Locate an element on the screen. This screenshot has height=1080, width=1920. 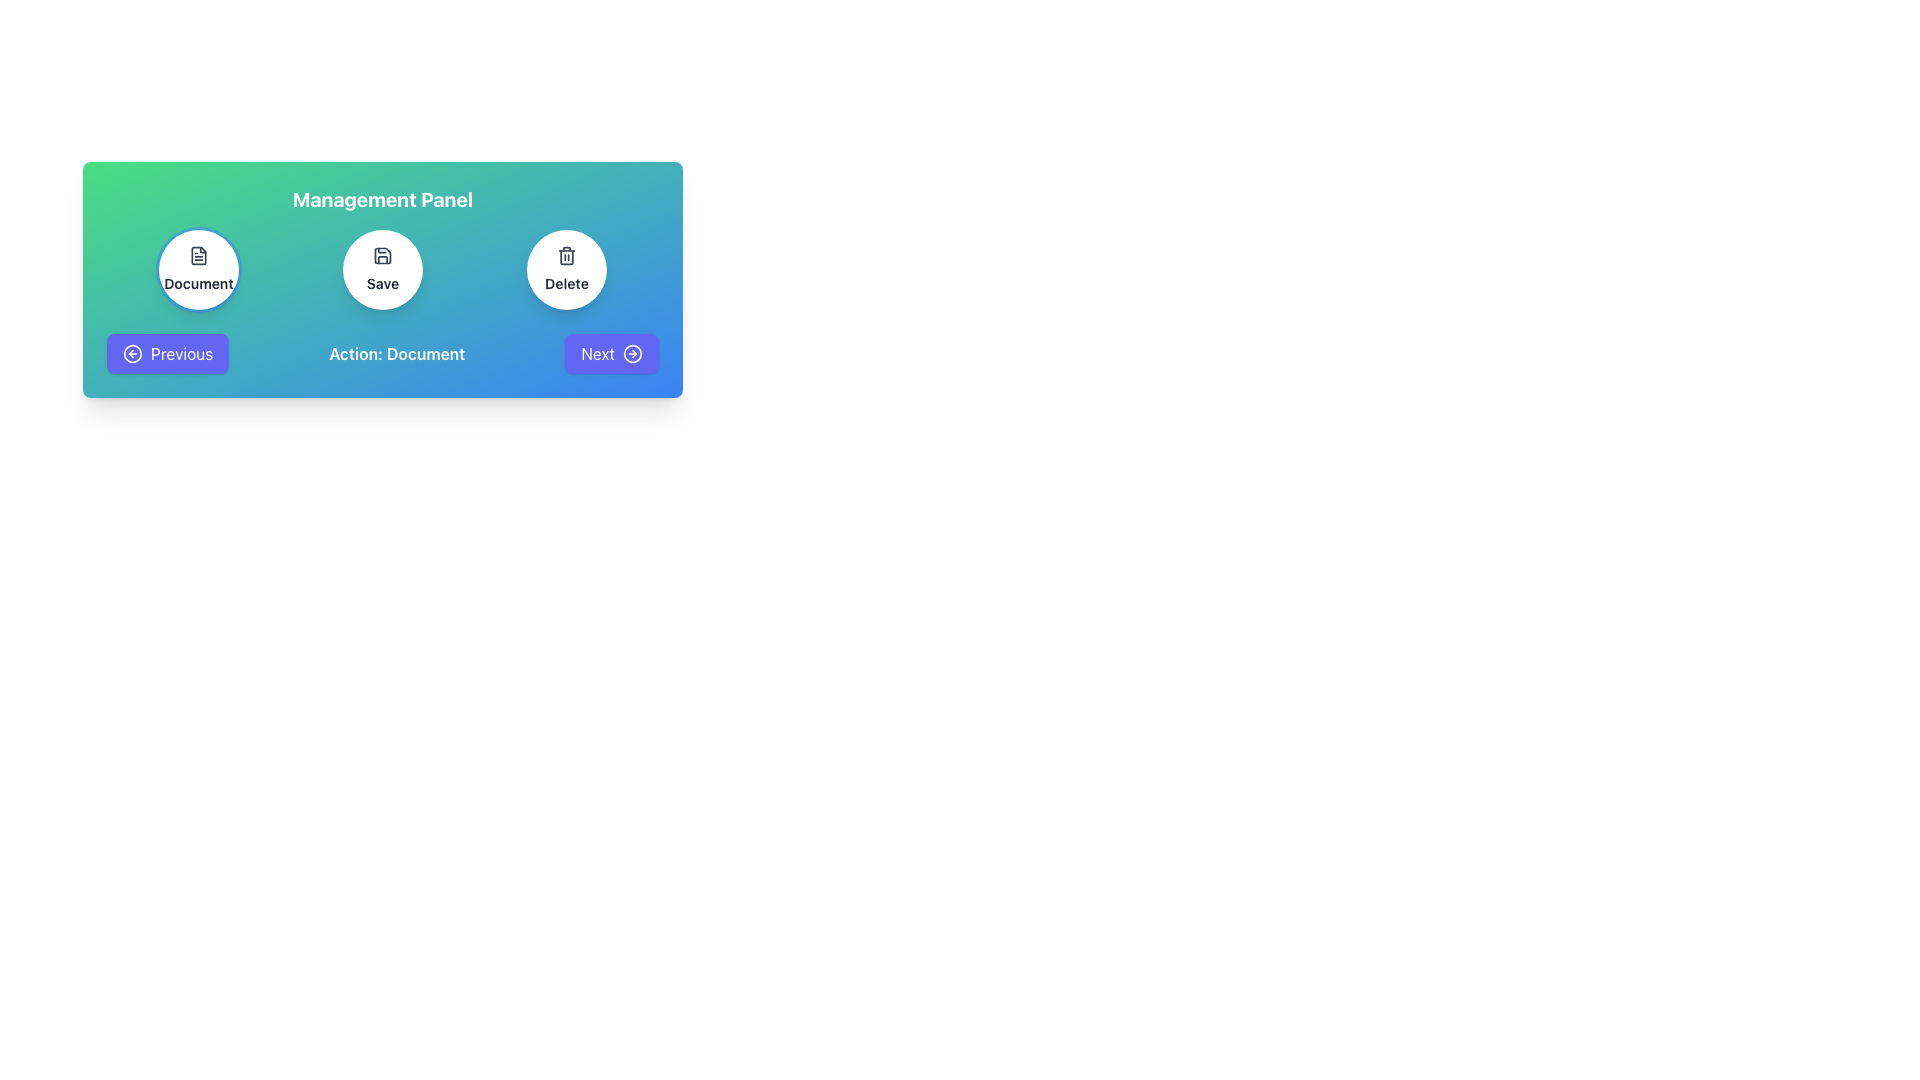
the 'Previous' button located at the bottom-left corner of the panel, which contains a left-pointing arrow icon within a circular outline is located at coordinates (132, 353).